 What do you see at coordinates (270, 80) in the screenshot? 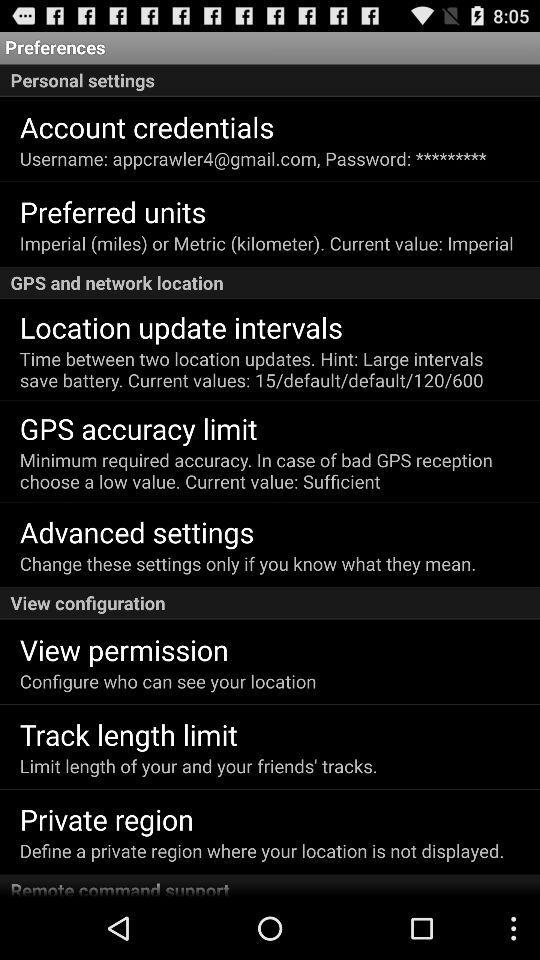
I see `the icon below preferences app` at bounding box center [270, 80].